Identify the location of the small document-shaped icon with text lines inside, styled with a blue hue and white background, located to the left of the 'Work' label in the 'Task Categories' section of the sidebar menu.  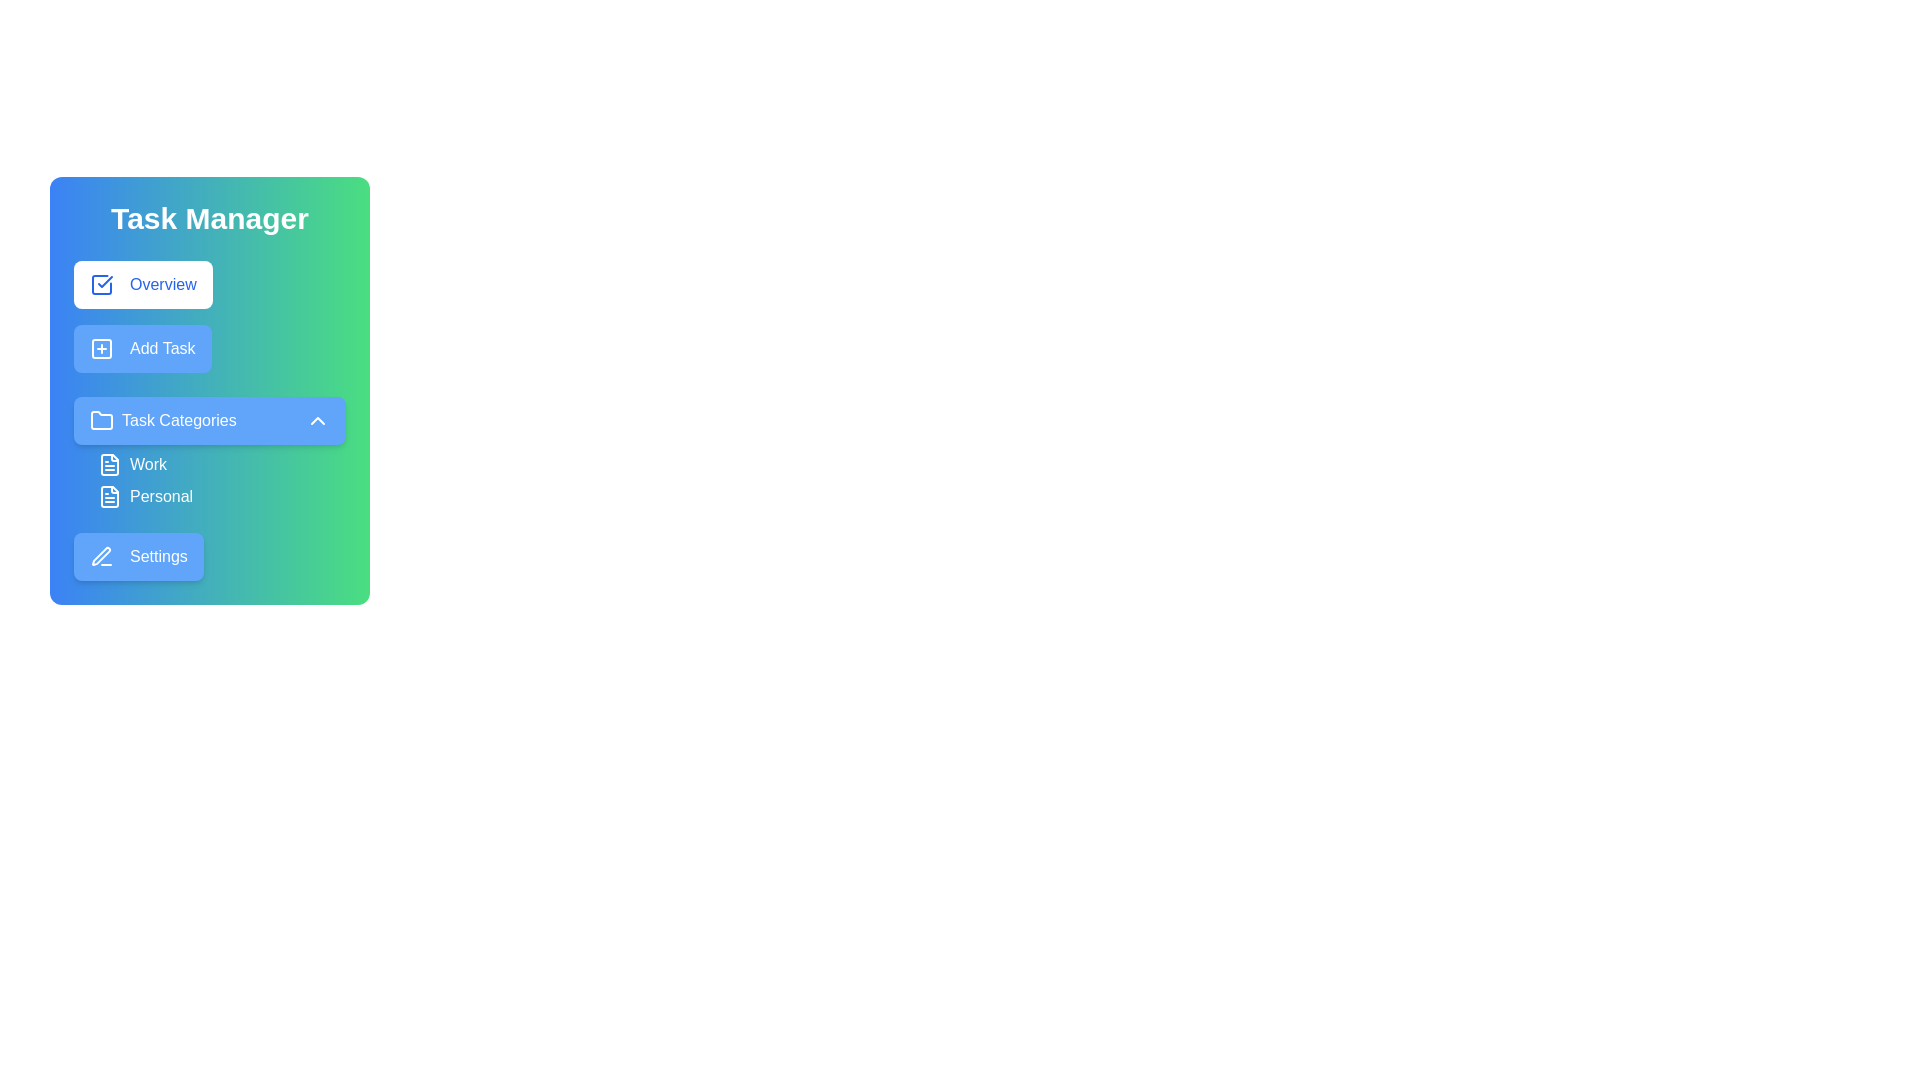
(109, 465).